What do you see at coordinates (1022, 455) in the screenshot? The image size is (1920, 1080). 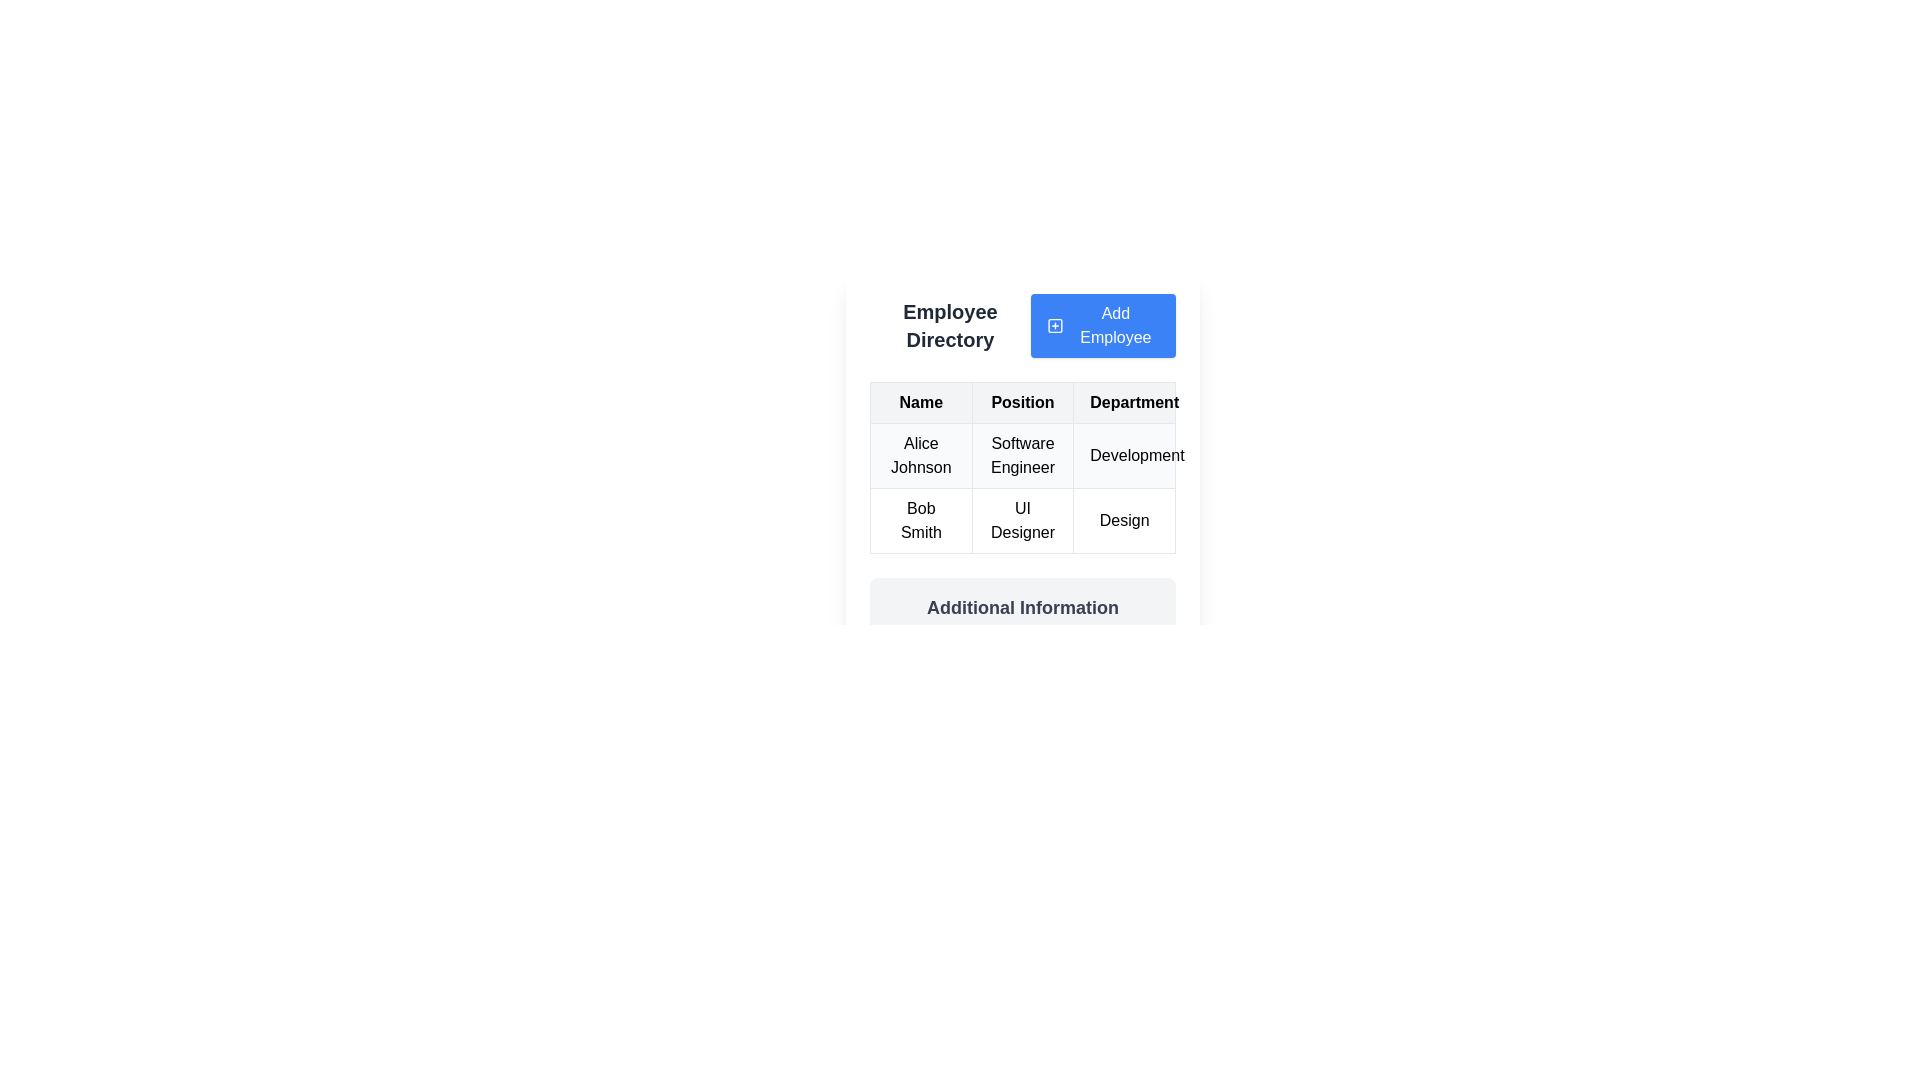 I see `the first row of the table containing 'Alice Johnson', 'Software Engineer', and 'Development'` at bounding box center [1022, 455].